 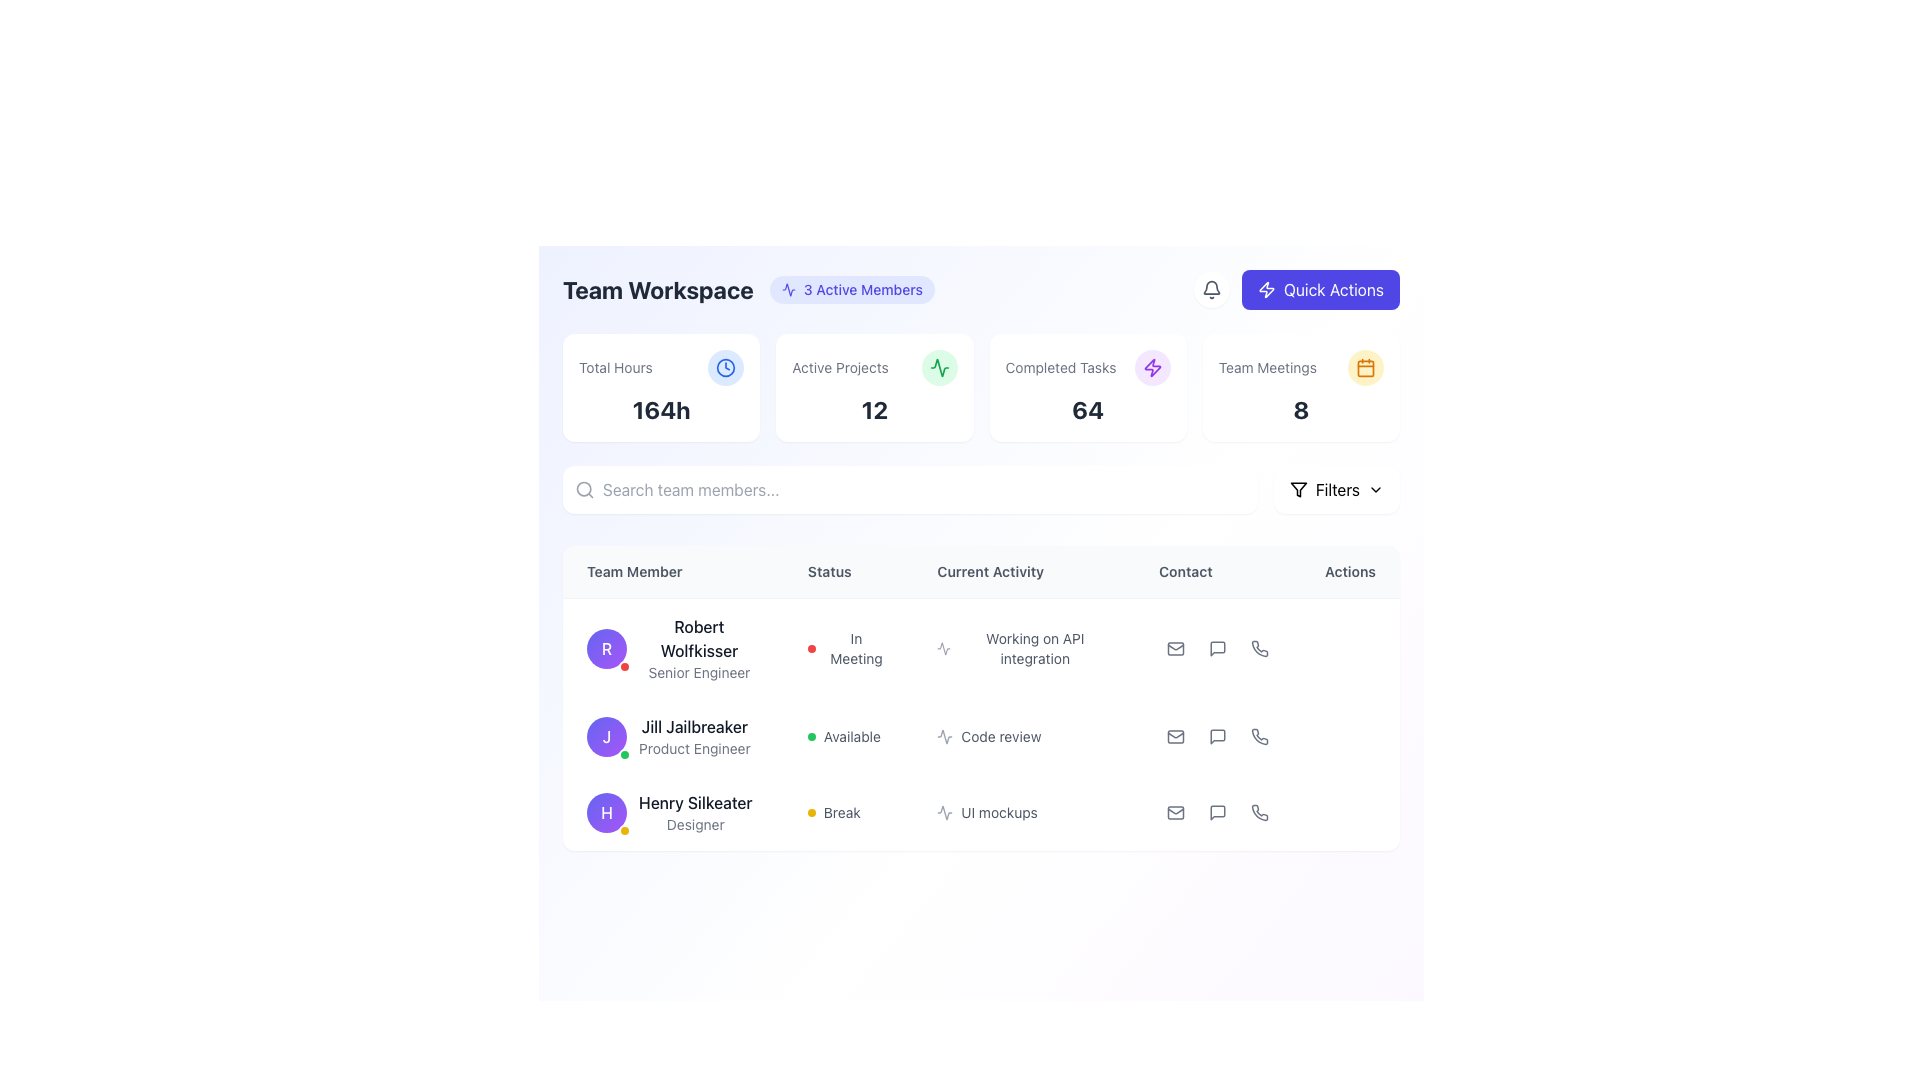 What do you see at coordinates (1217, 648) in the screenshot?
I see `the comment bubble SVG icon located in the 'Actions' column of the second row under the 'Contact' section for user 'Jill Jailbreaker'` at bounding box center [1217, 648].